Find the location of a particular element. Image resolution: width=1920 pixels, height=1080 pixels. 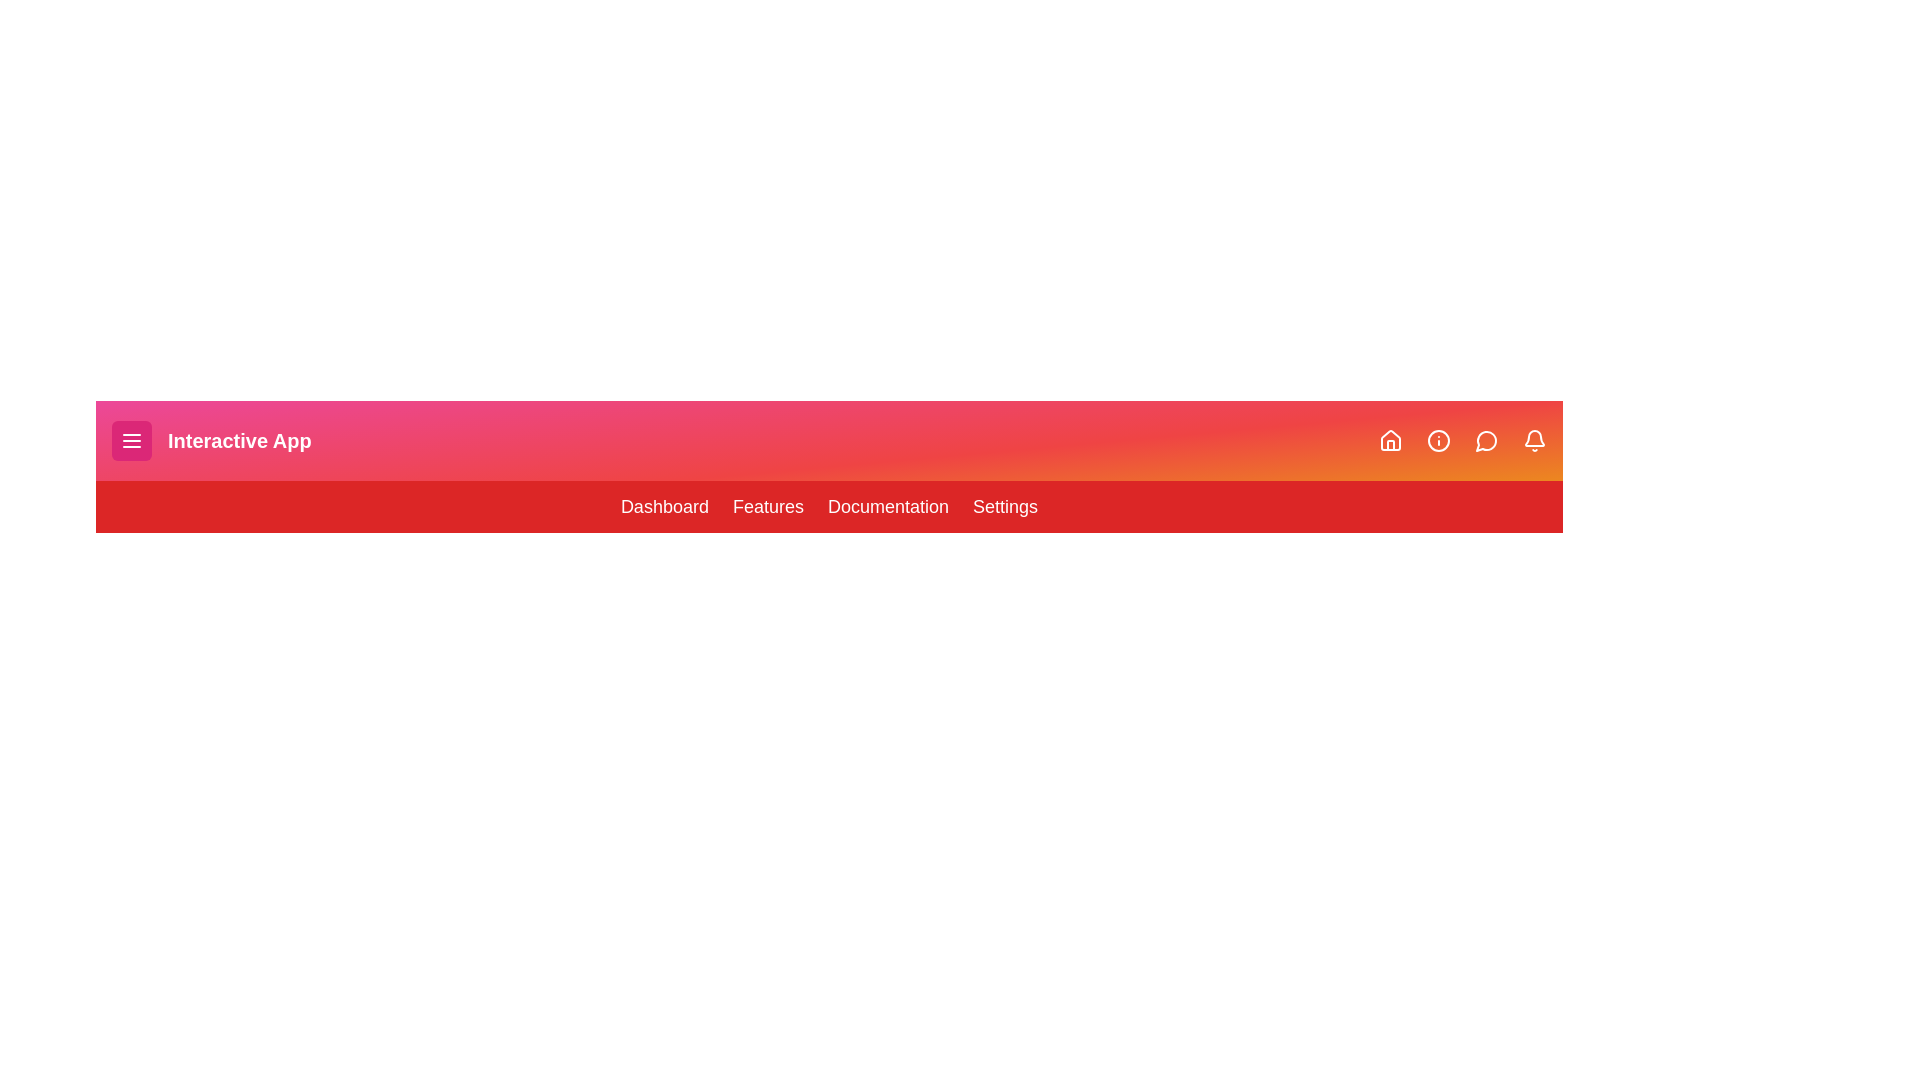

the menu button to toggle the menu visibility is located at coordinates (131, 439).